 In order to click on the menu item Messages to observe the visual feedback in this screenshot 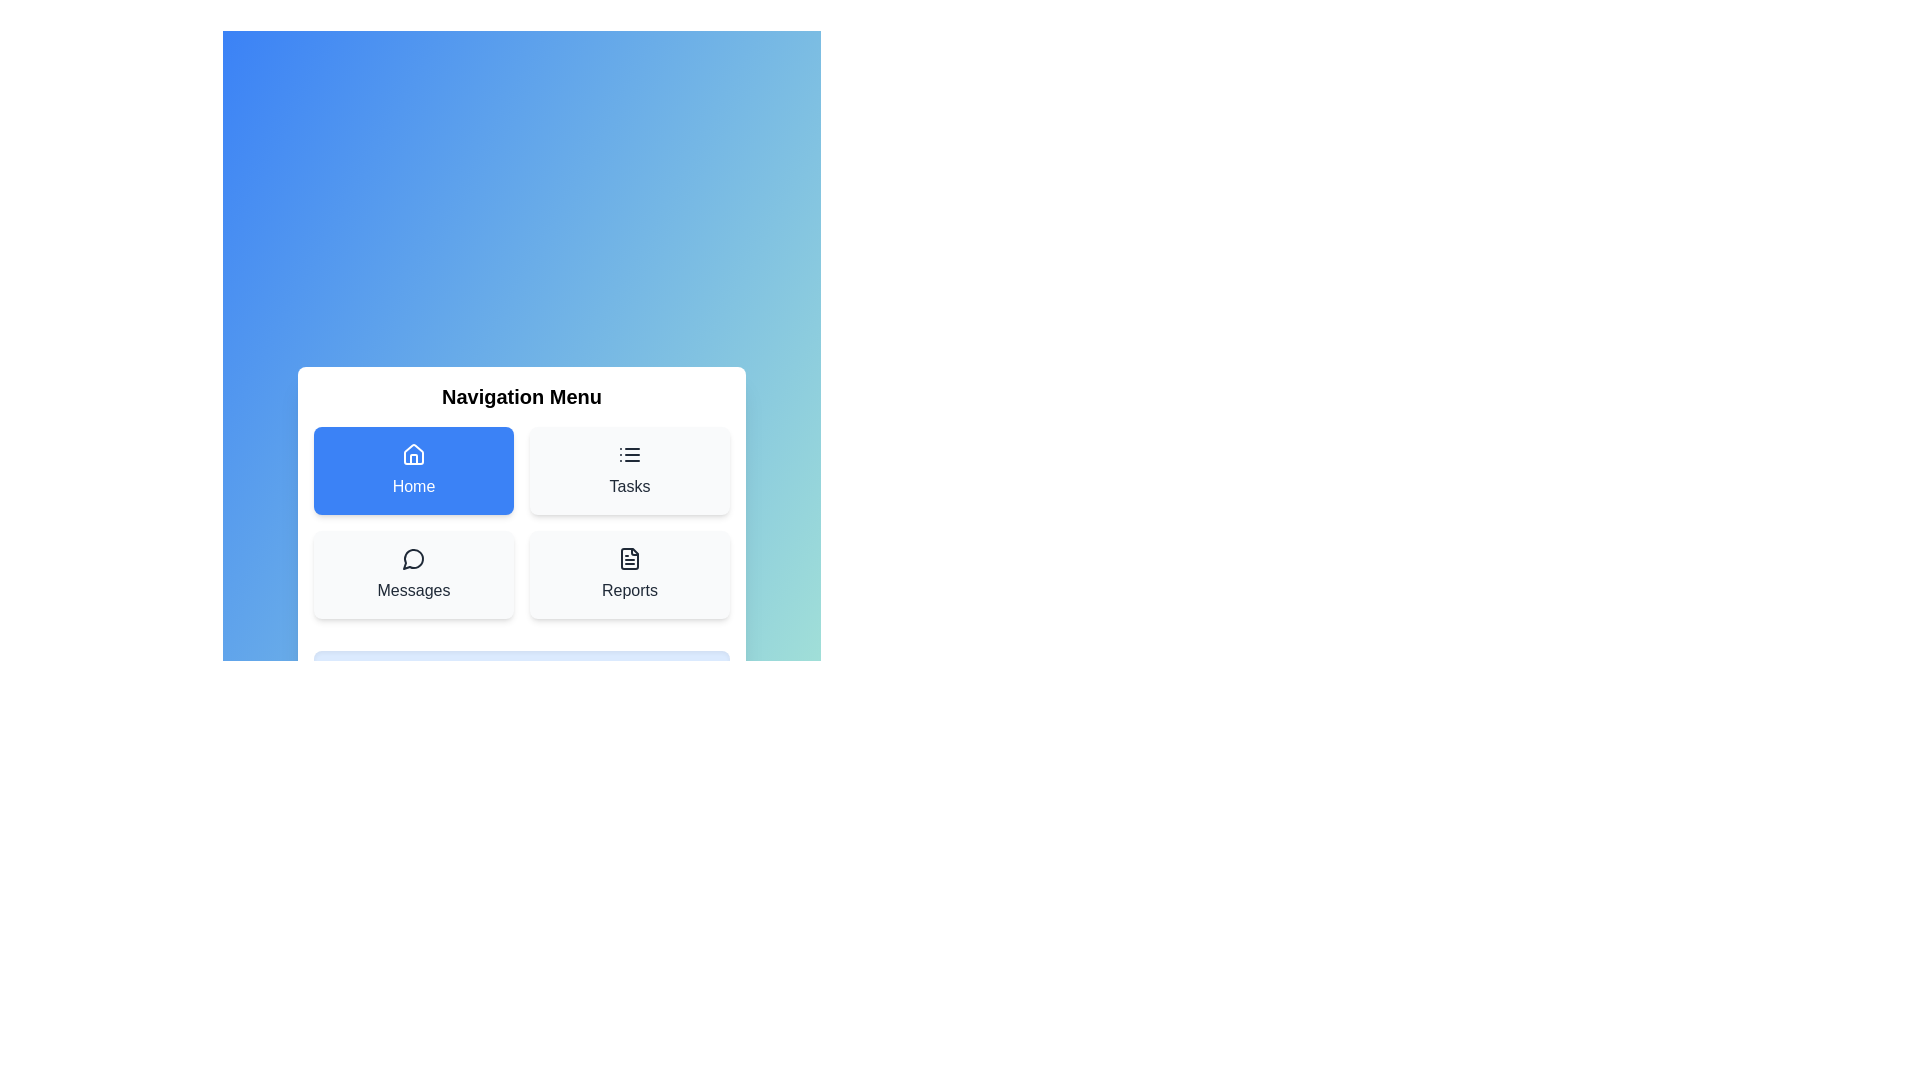, I will do `click(412, 574)`.